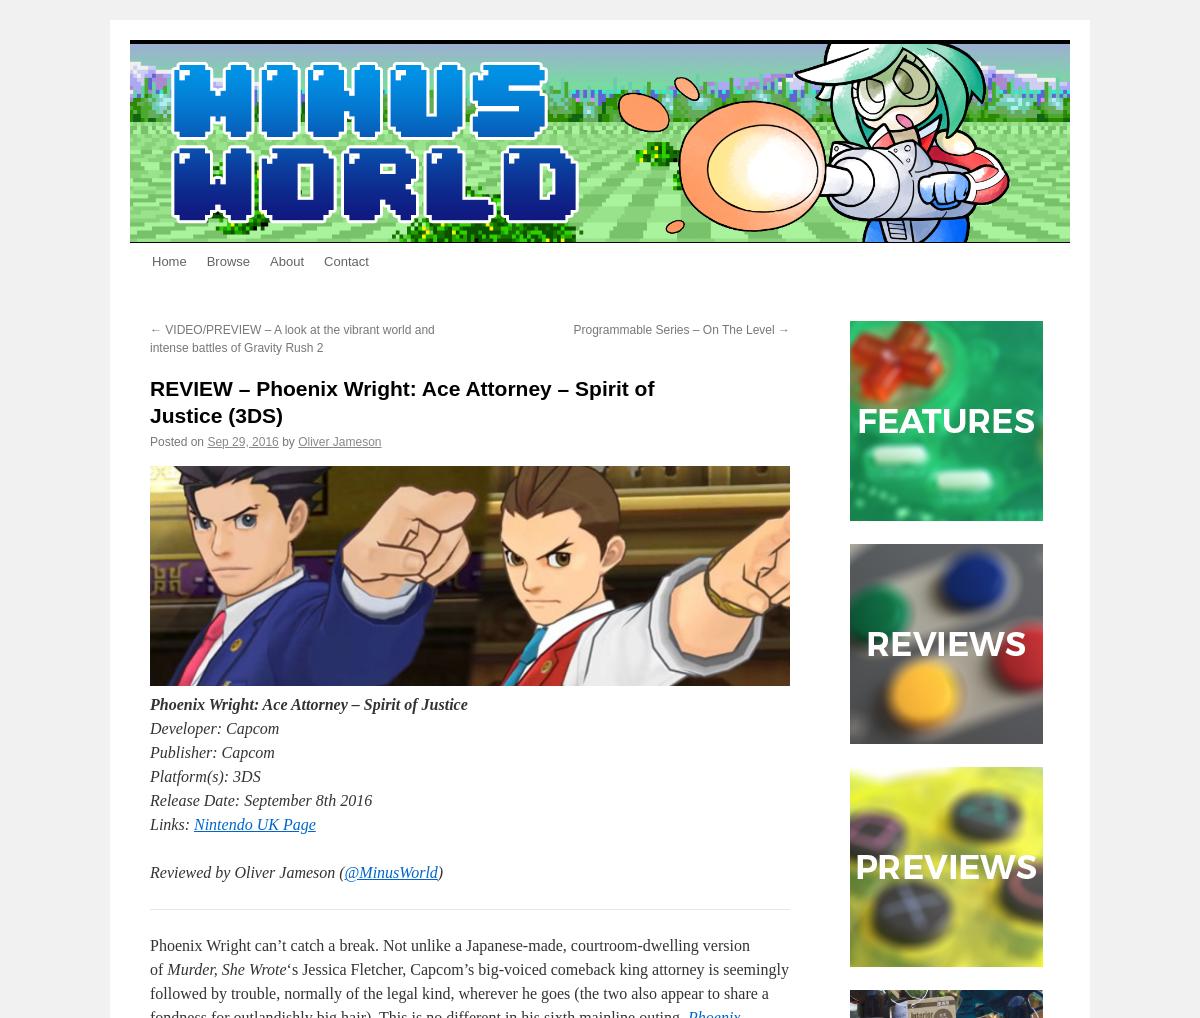 Image resolution: width=1200 pixels, height=1018 pixels. What do you see at coordinates (193, 823) in the screenshot?
I see `'Nintendo UK Page'` at bounding box center [193, 823].